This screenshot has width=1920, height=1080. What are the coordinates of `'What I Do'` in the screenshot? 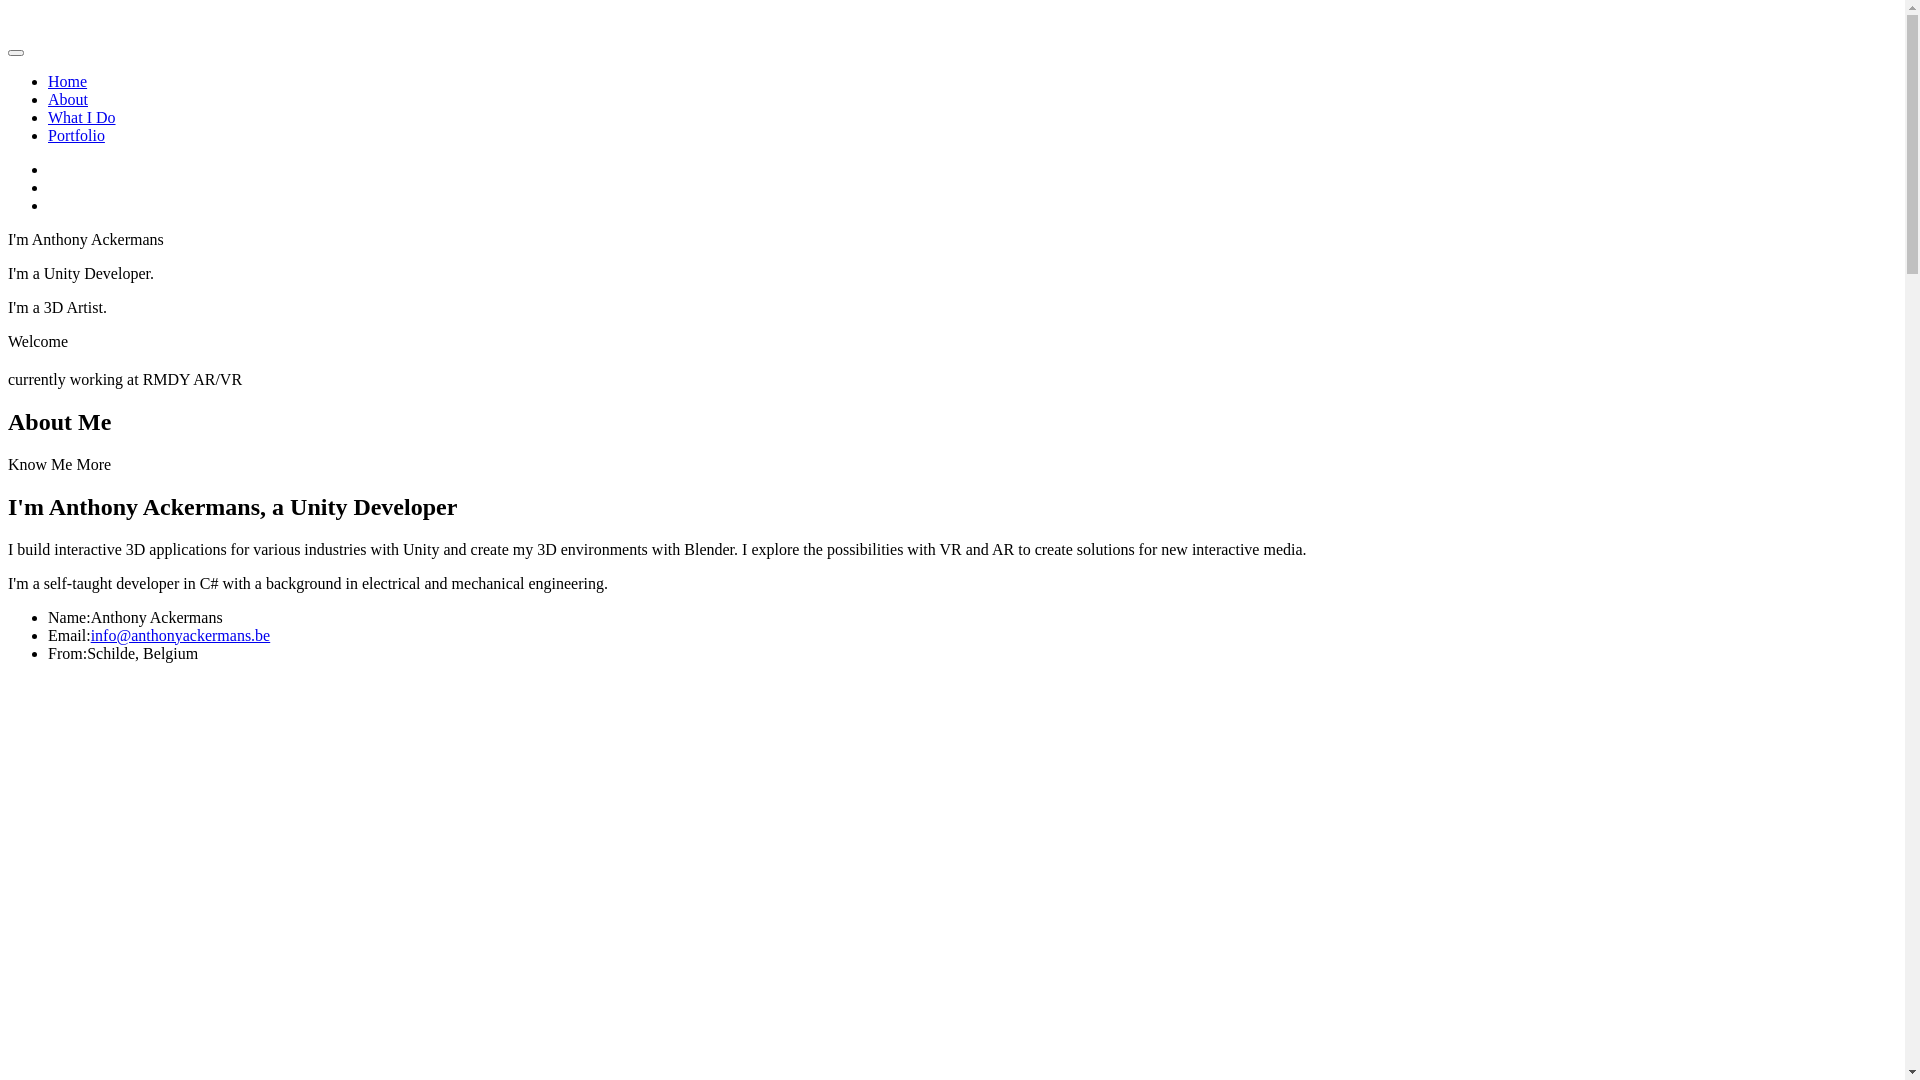 It's located at (80, 117).